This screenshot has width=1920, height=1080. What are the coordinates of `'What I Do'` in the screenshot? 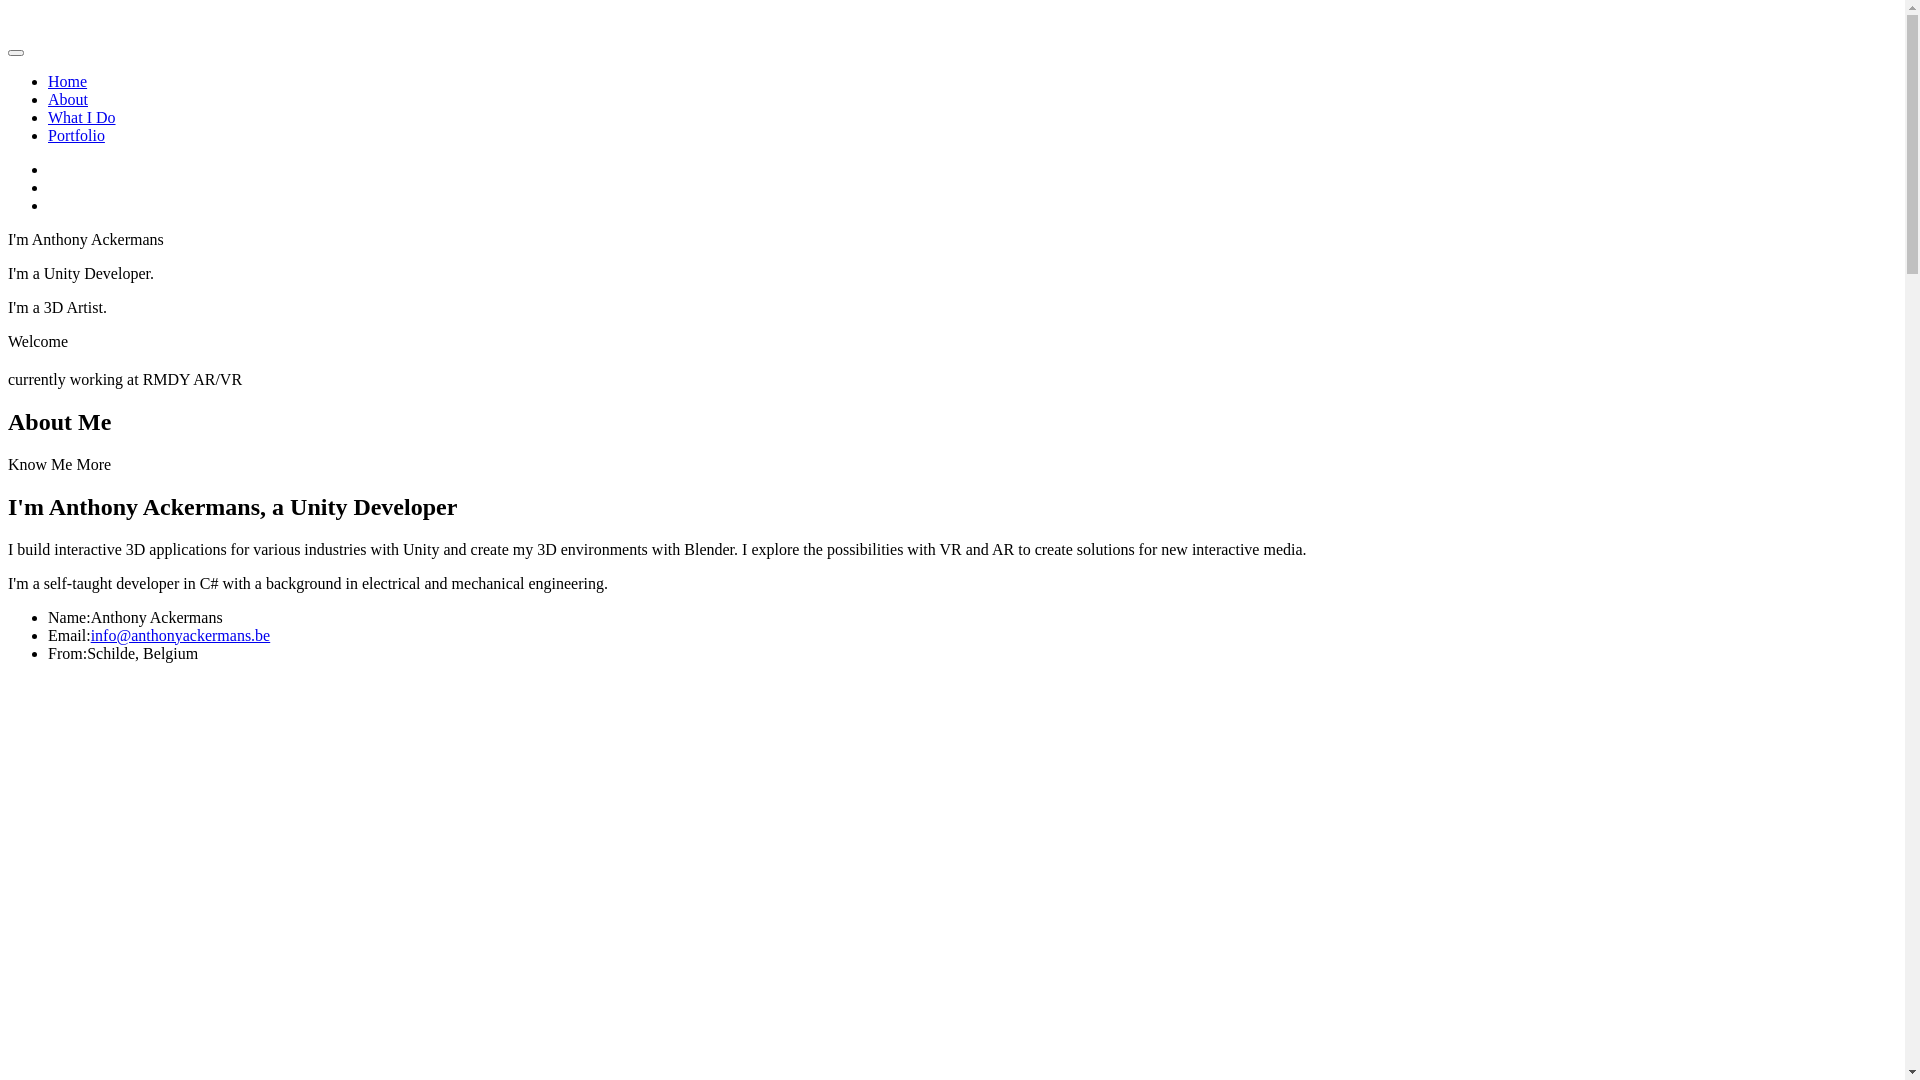 It's located at (80, 117).